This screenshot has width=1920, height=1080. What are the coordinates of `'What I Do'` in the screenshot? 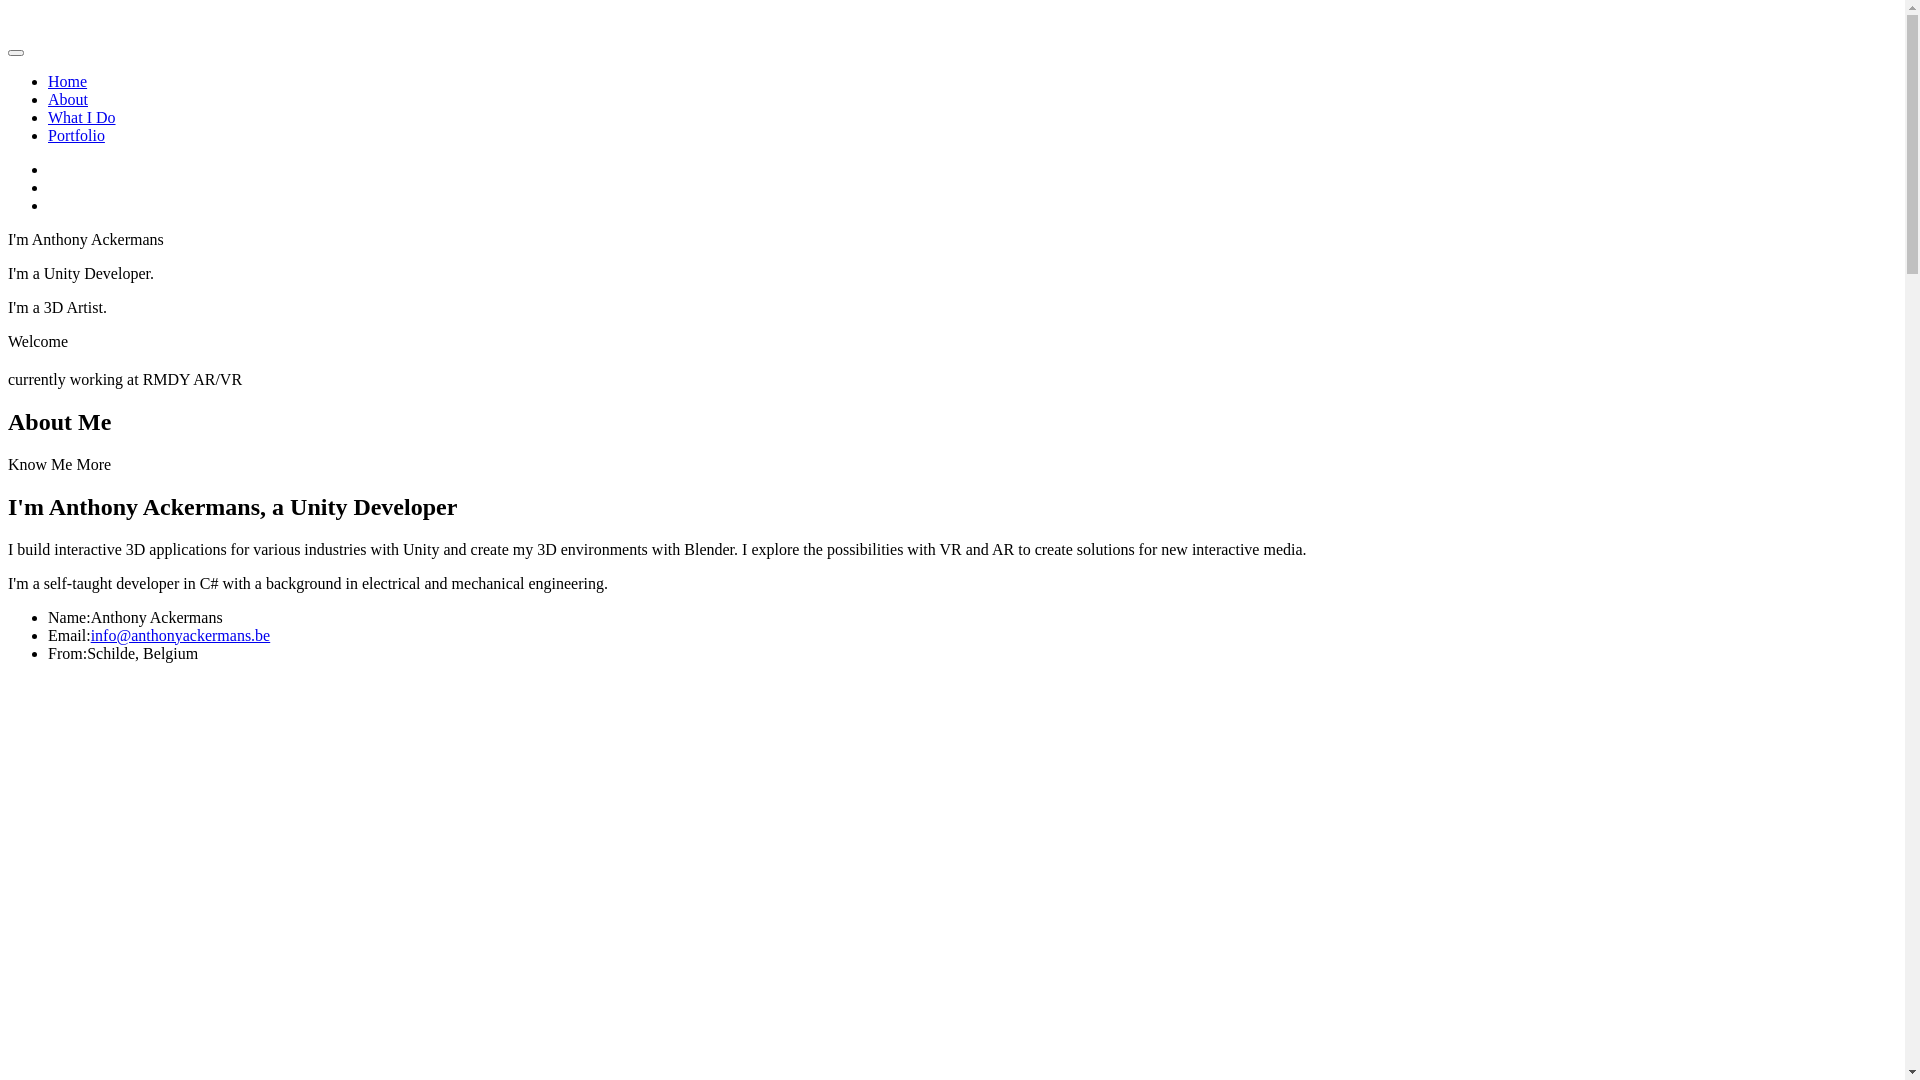 It's located at (80, 117).